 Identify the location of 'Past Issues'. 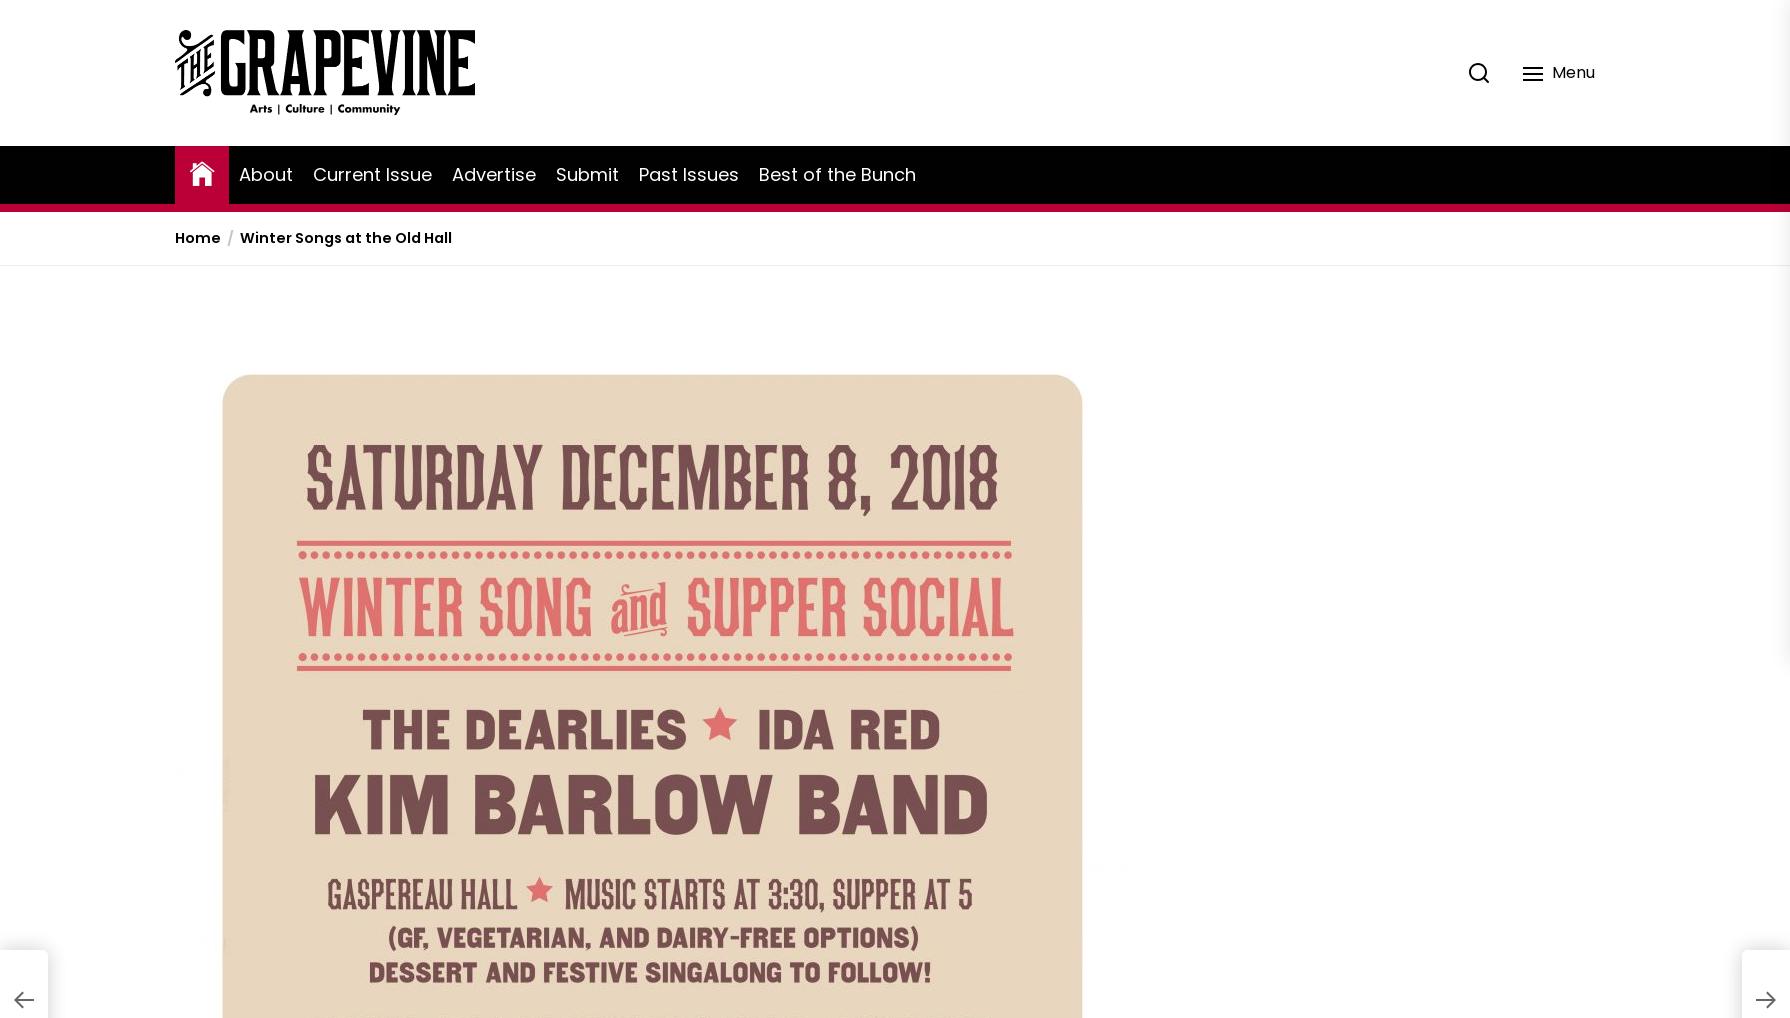
(687, 173).